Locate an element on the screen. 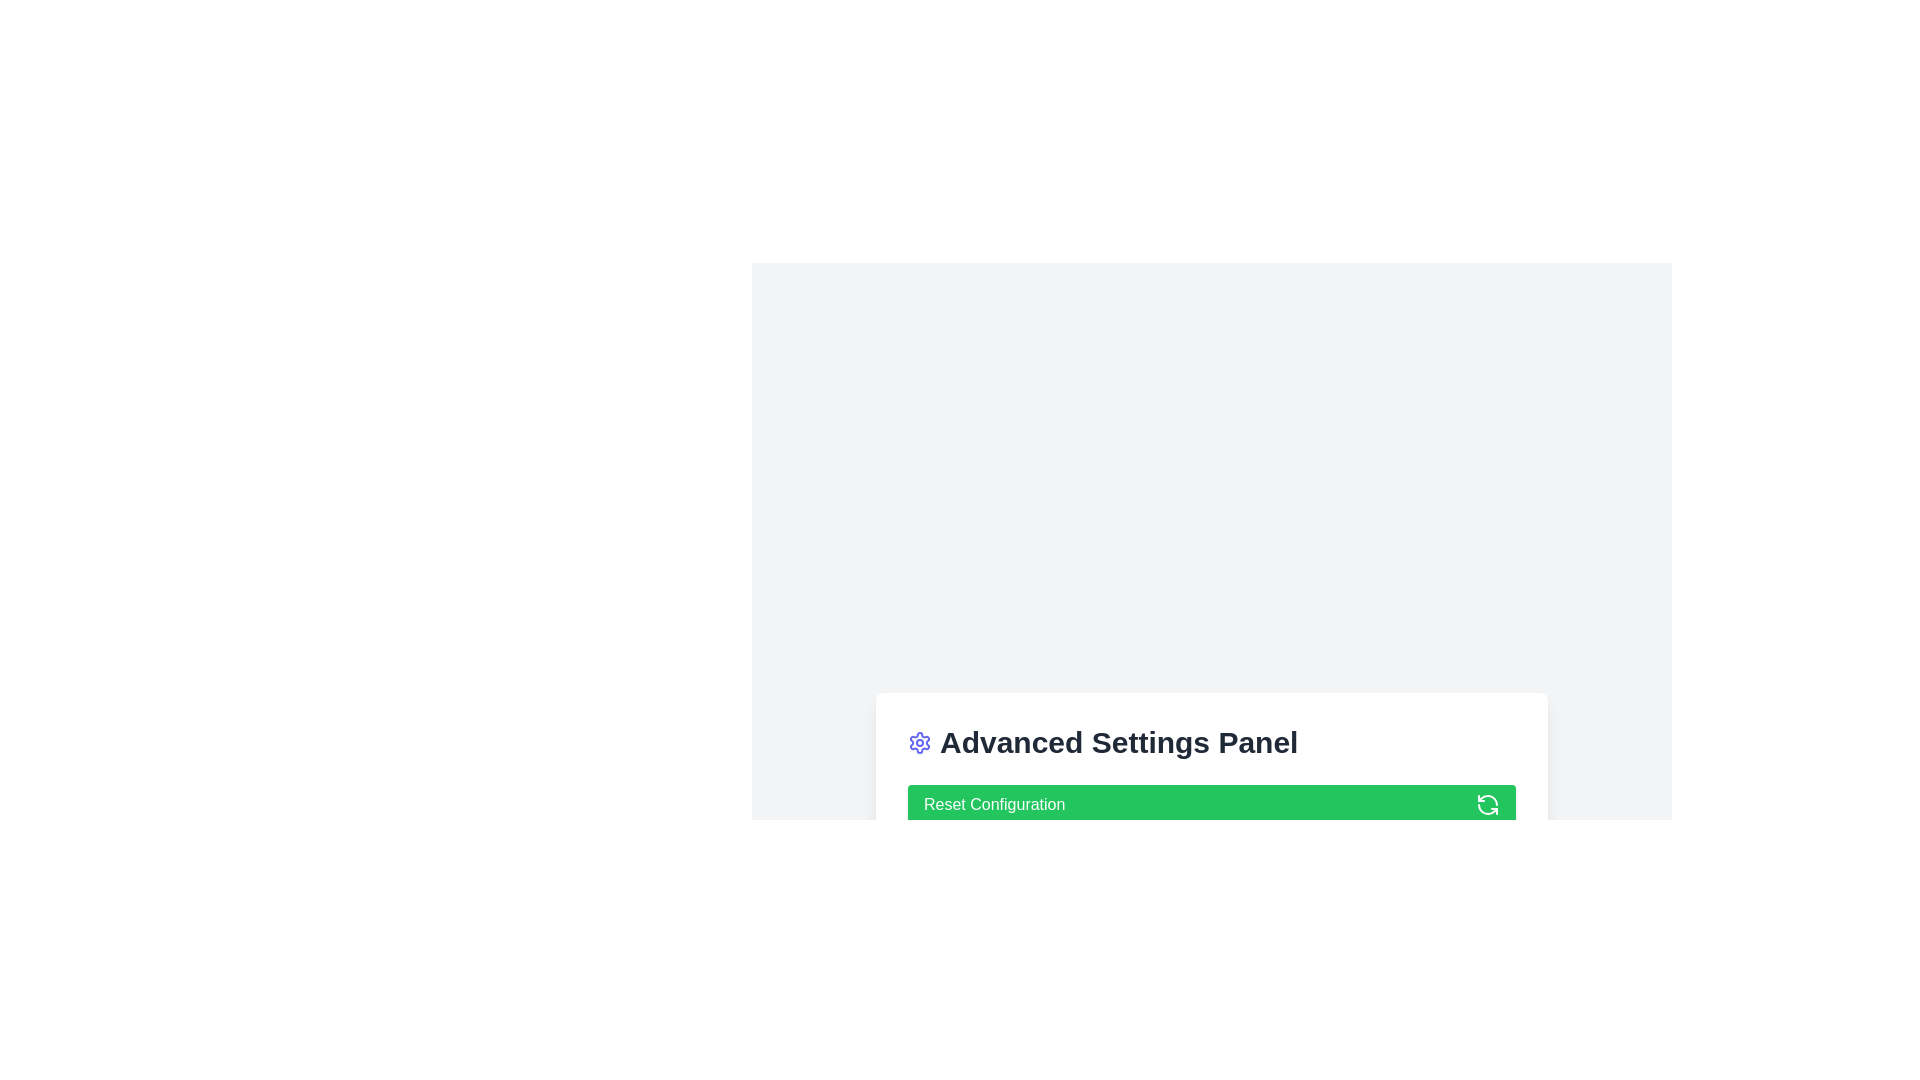 The width and height of the screenshot is (1920, 1080). the green button labeled 'Reset Configuration' located in the central panel for modifying or resetting advanced system or application settings is located at coordinates (1210, 801).